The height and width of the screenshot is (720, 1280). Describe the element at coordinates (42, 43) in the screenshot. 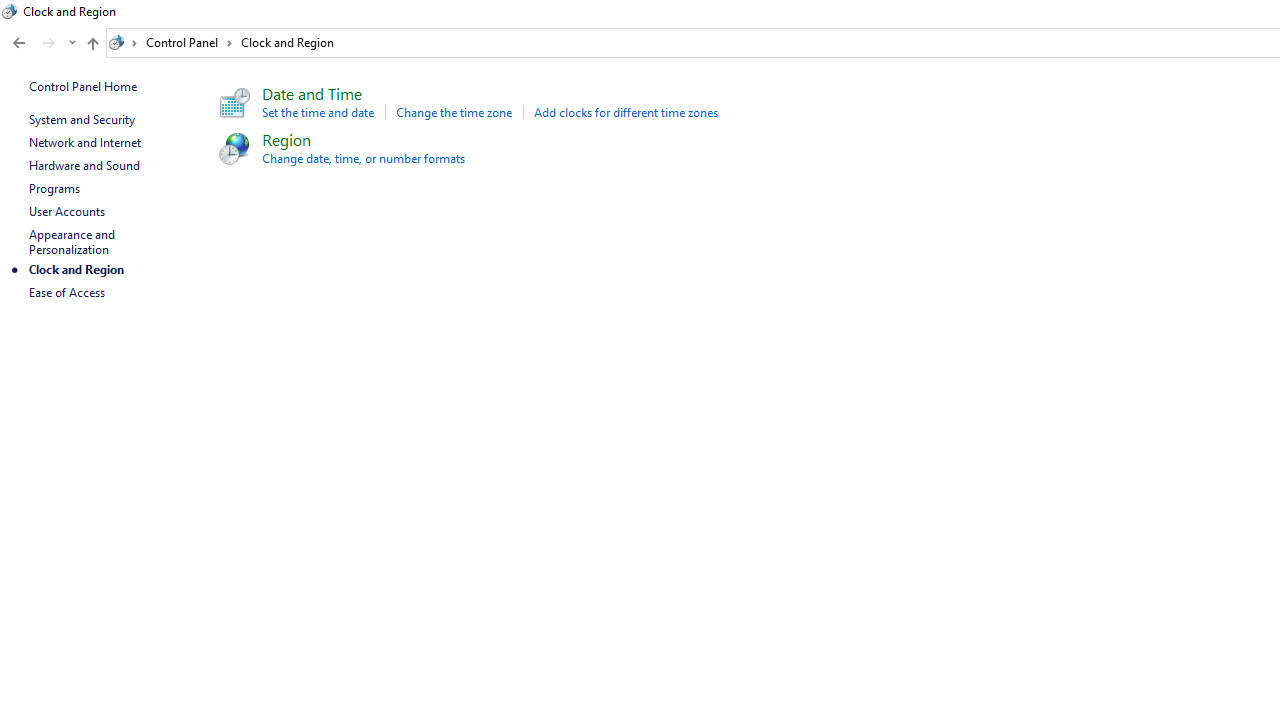

I see `'Navigation buttons'` at that location.